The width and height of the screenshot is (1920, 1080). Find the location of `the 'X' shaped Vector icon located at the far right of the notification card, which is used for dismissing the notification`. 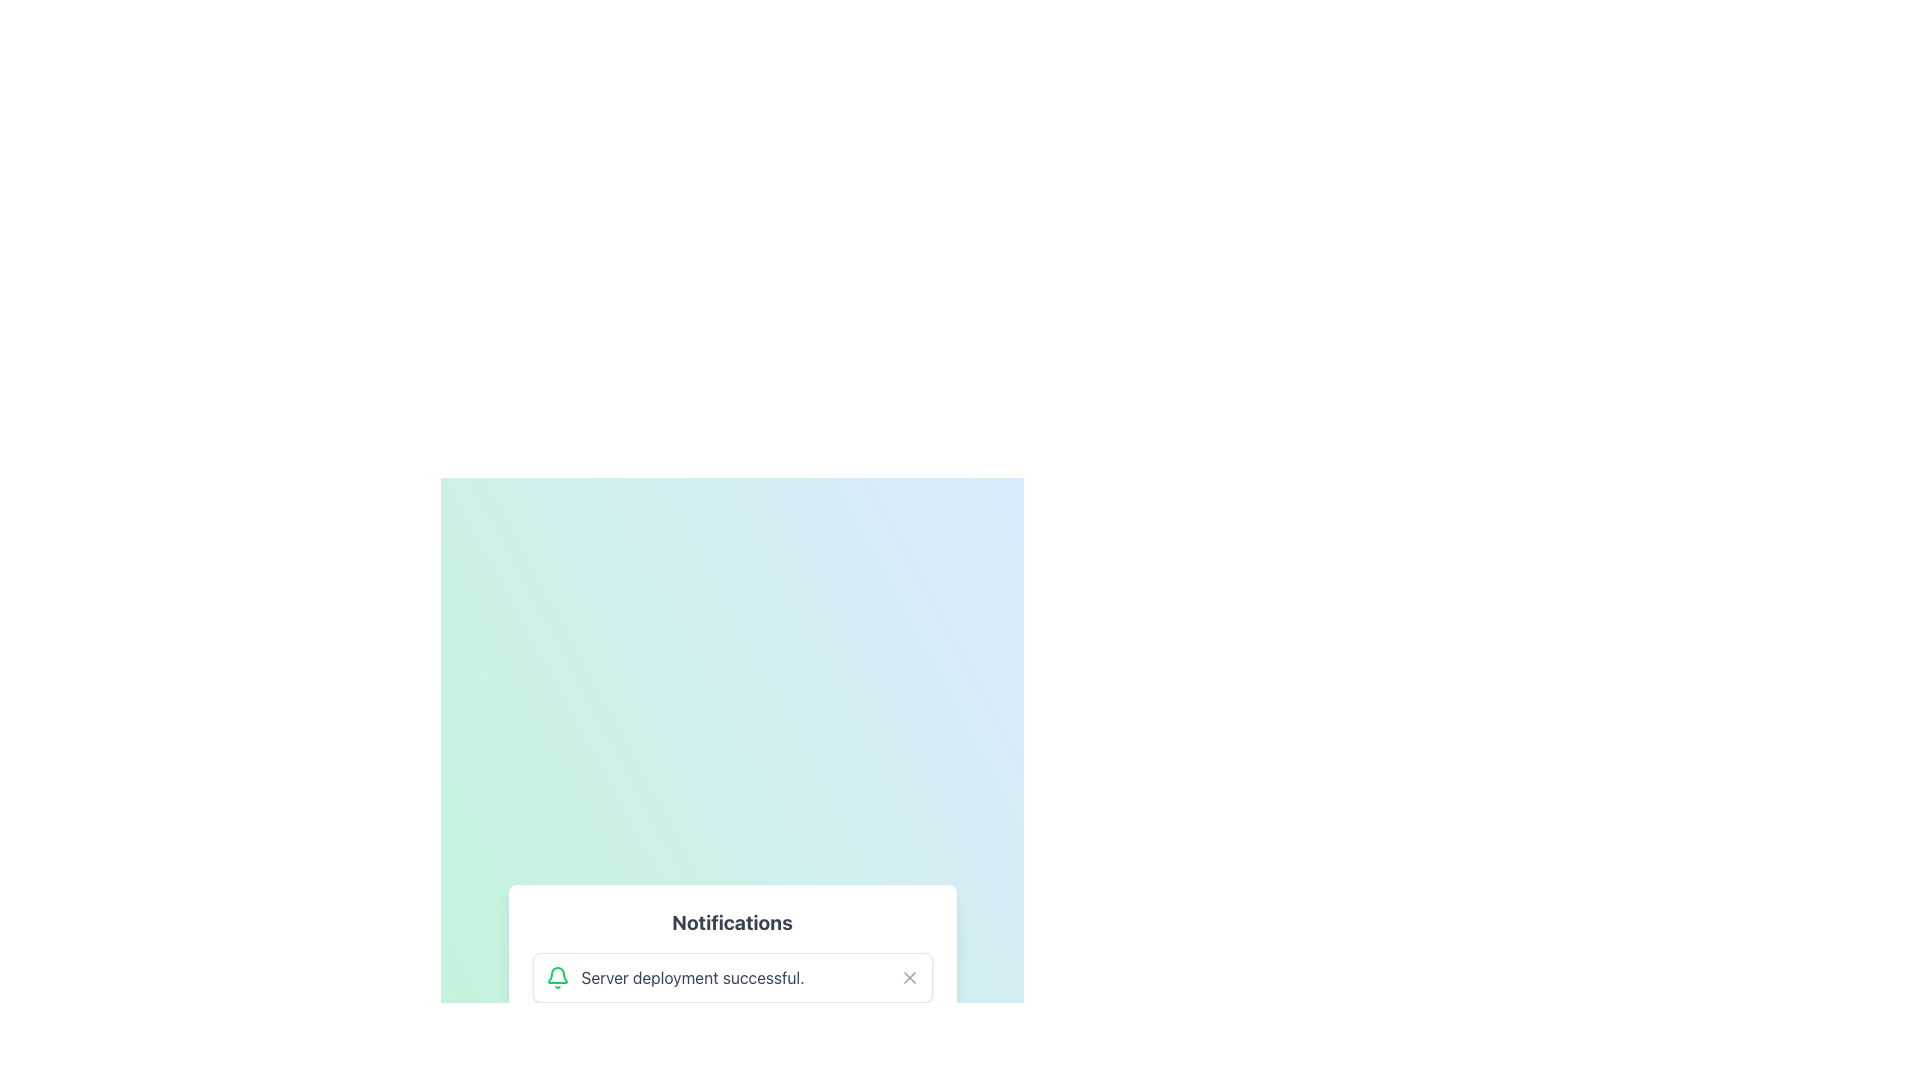

the 'X' shaped Vector icon located at the far right of the notification card, which is used for dismissing the notification is located at coordinates (908, 977).